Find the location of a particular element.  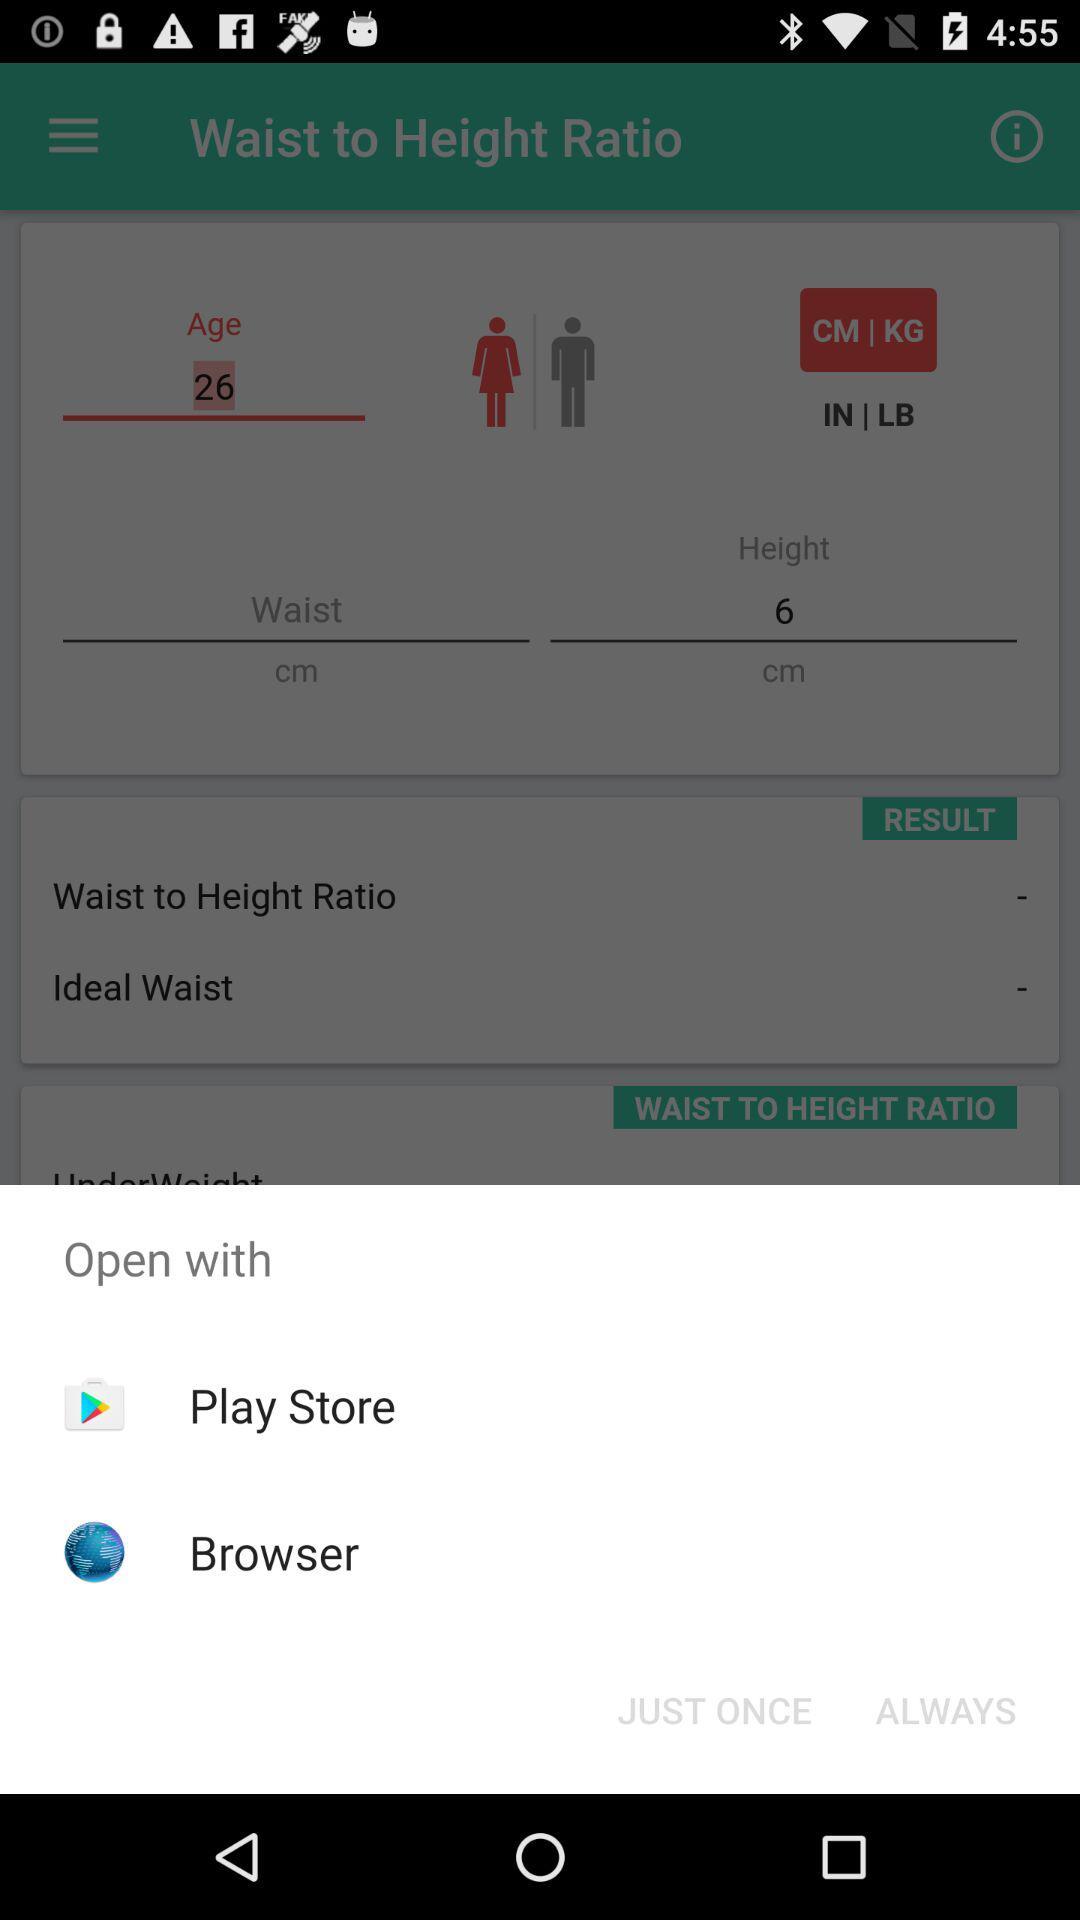

play store app is located at coordinates (292, 1404).